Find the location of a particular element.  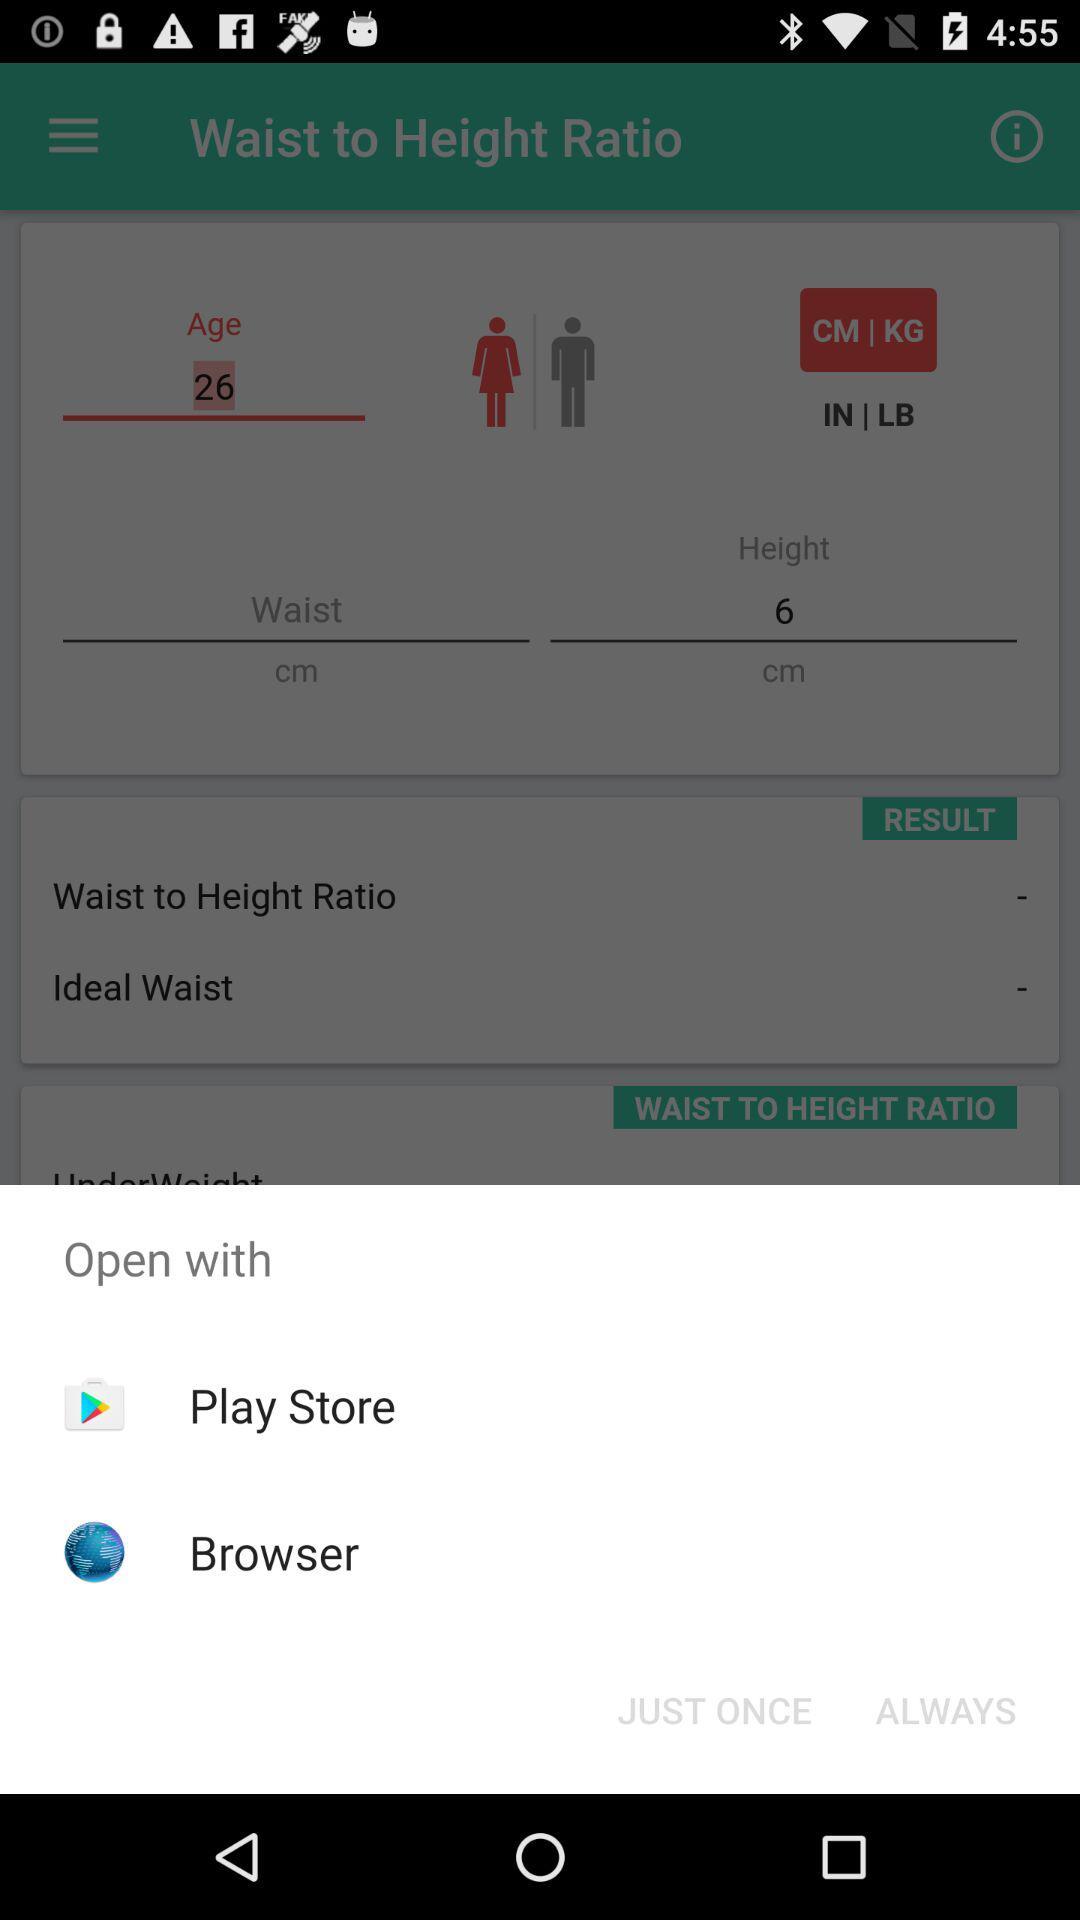

play store app is located at coordinates (292, 1404).